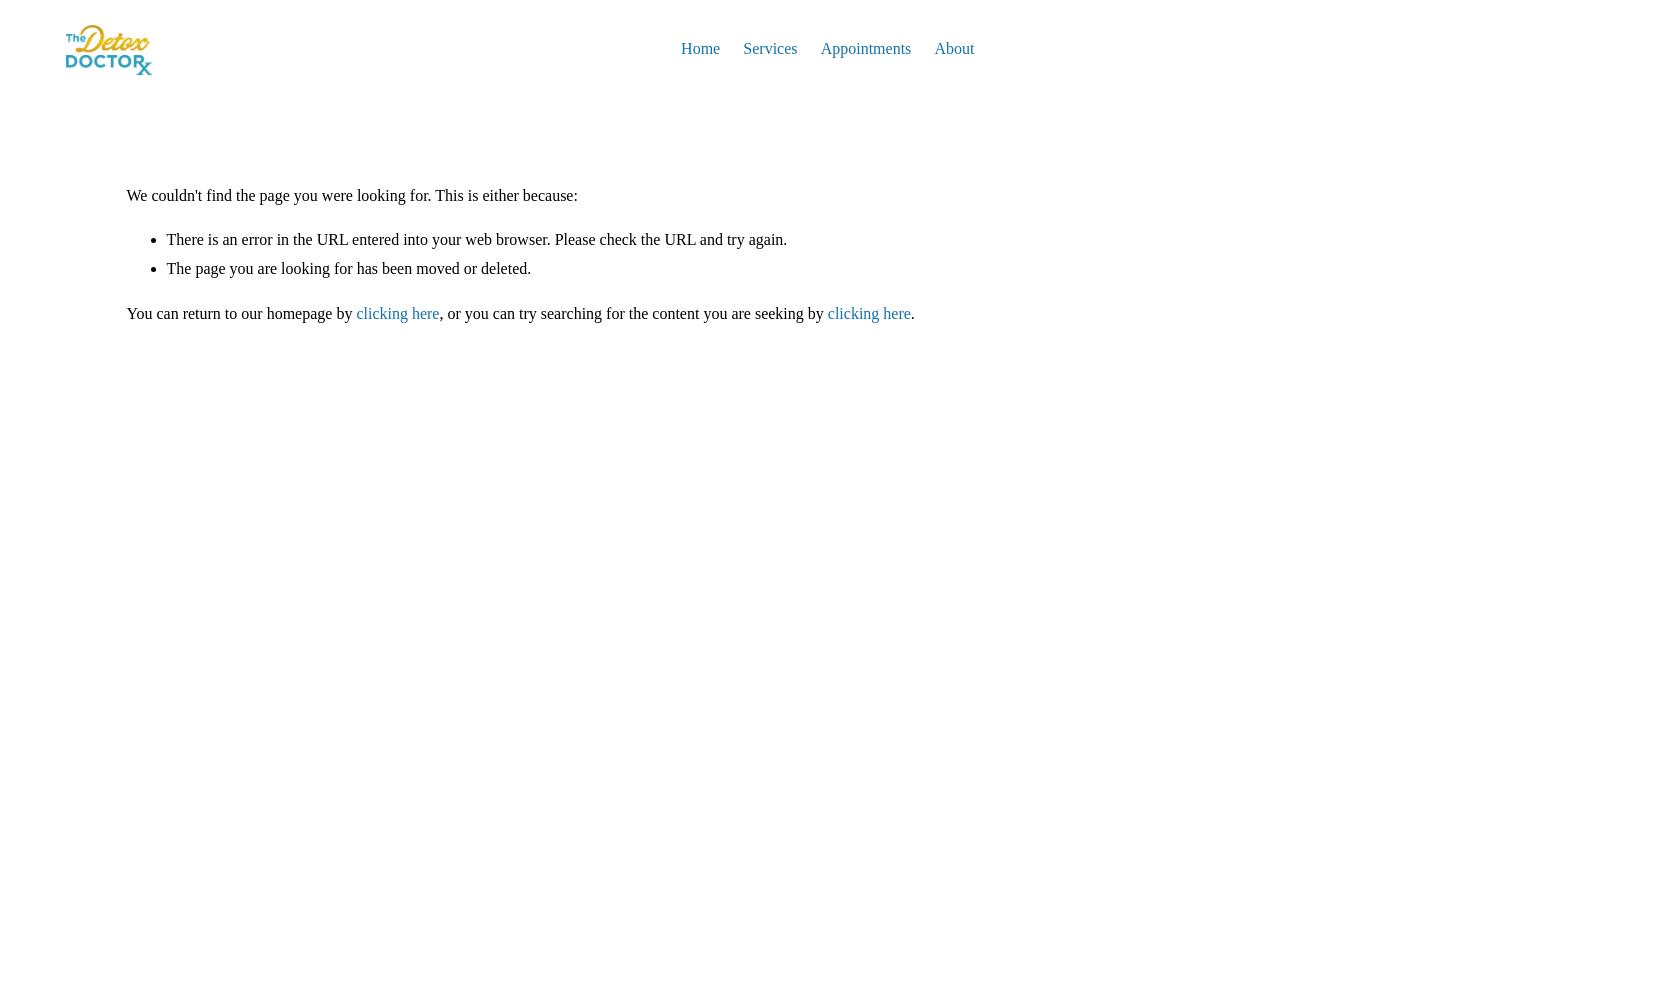 The width and height of the screenshot is (1653, 1000). Describe the element at coordinates (865, 48) in the screenshot. I see `'Appointments'` at that location.